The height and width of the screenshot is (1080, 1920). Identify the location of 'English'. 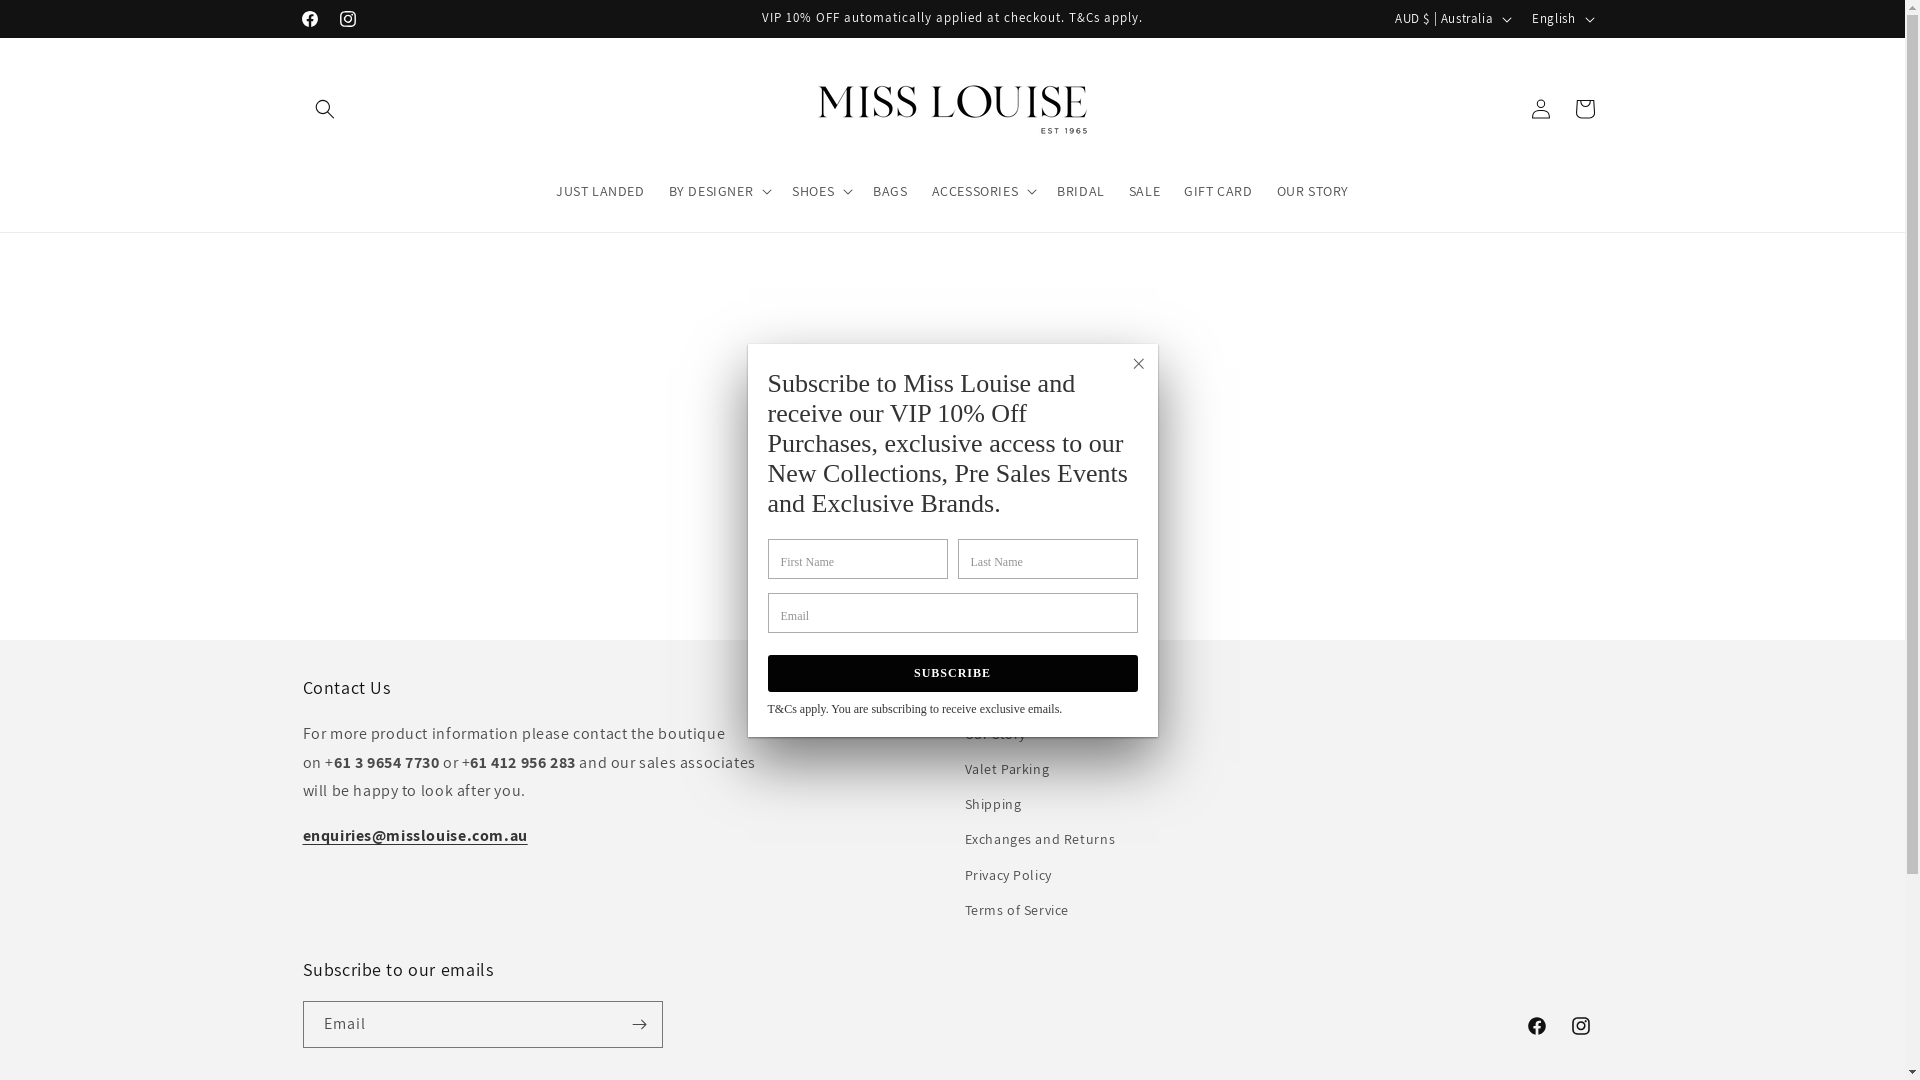
(1559, 19).